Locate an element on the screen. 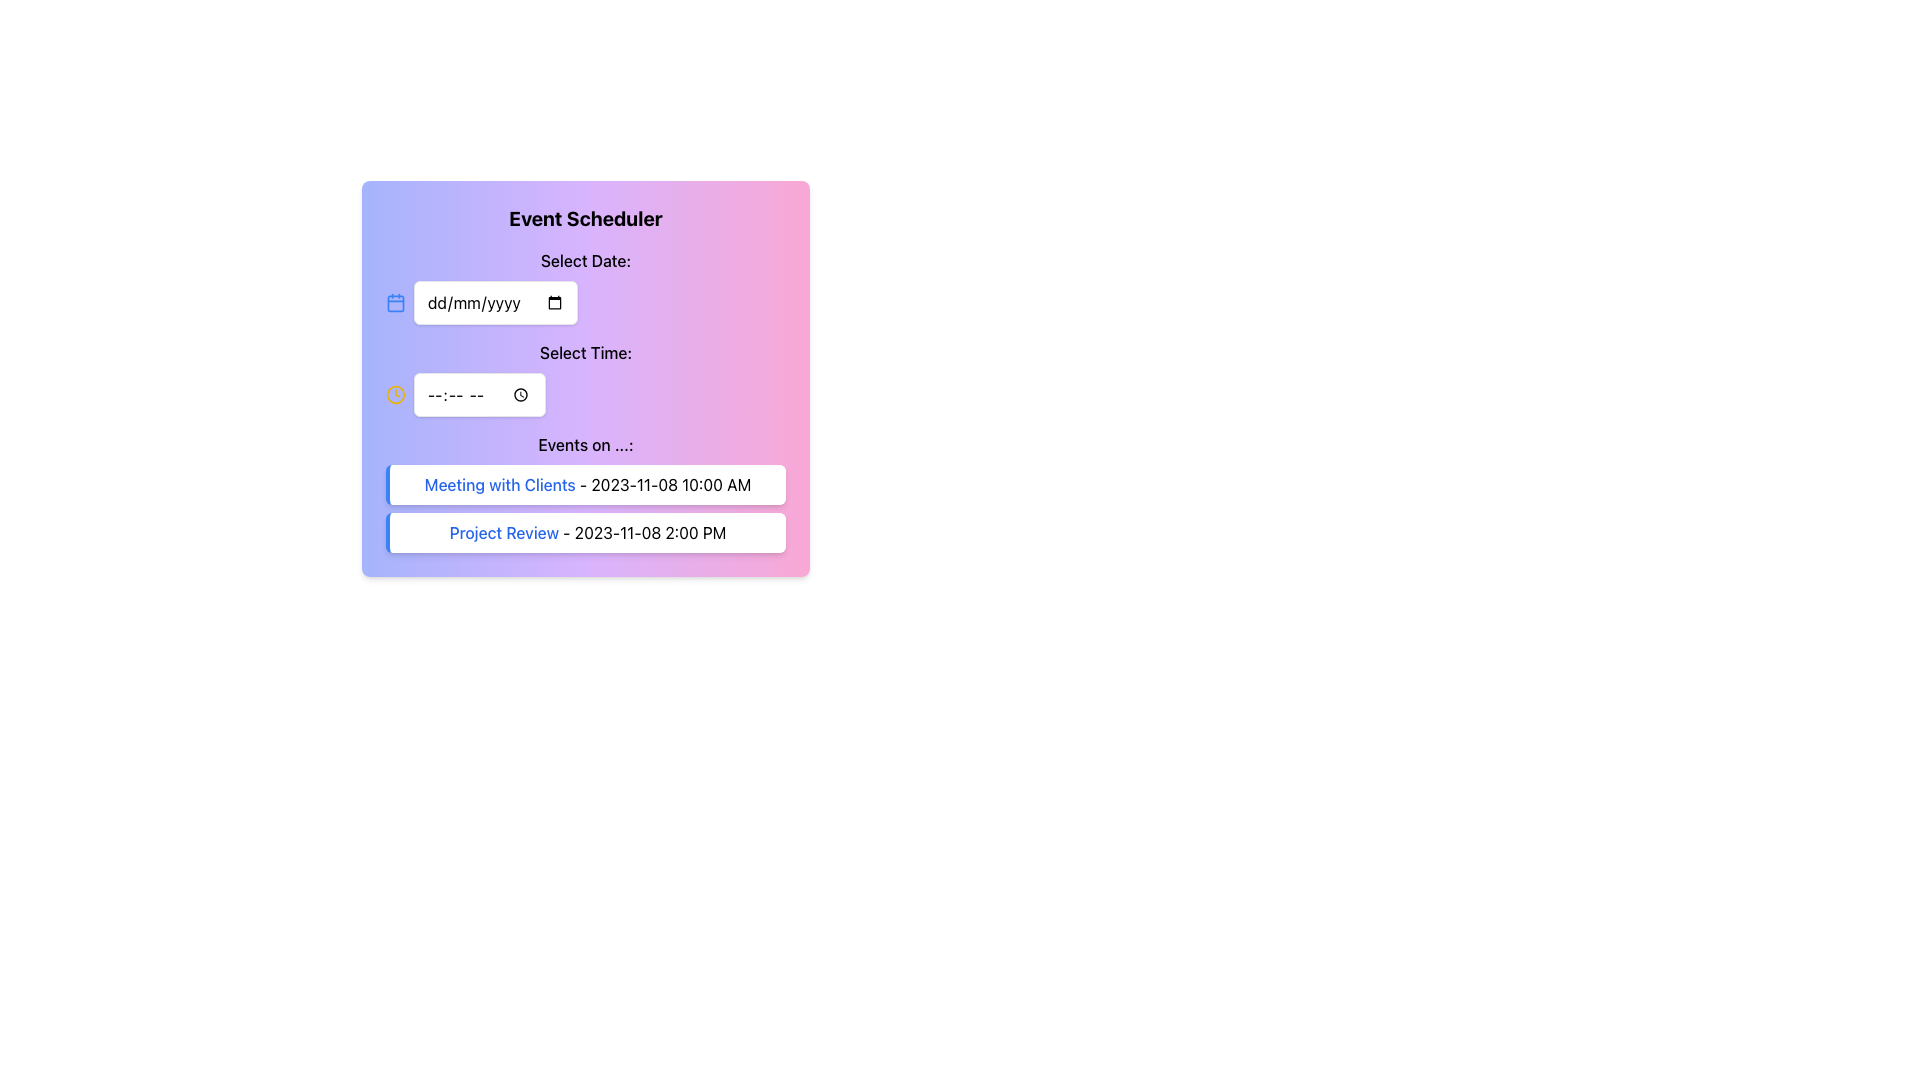  the background rectangle of the calendar icon is located at coordinates (395, 303).